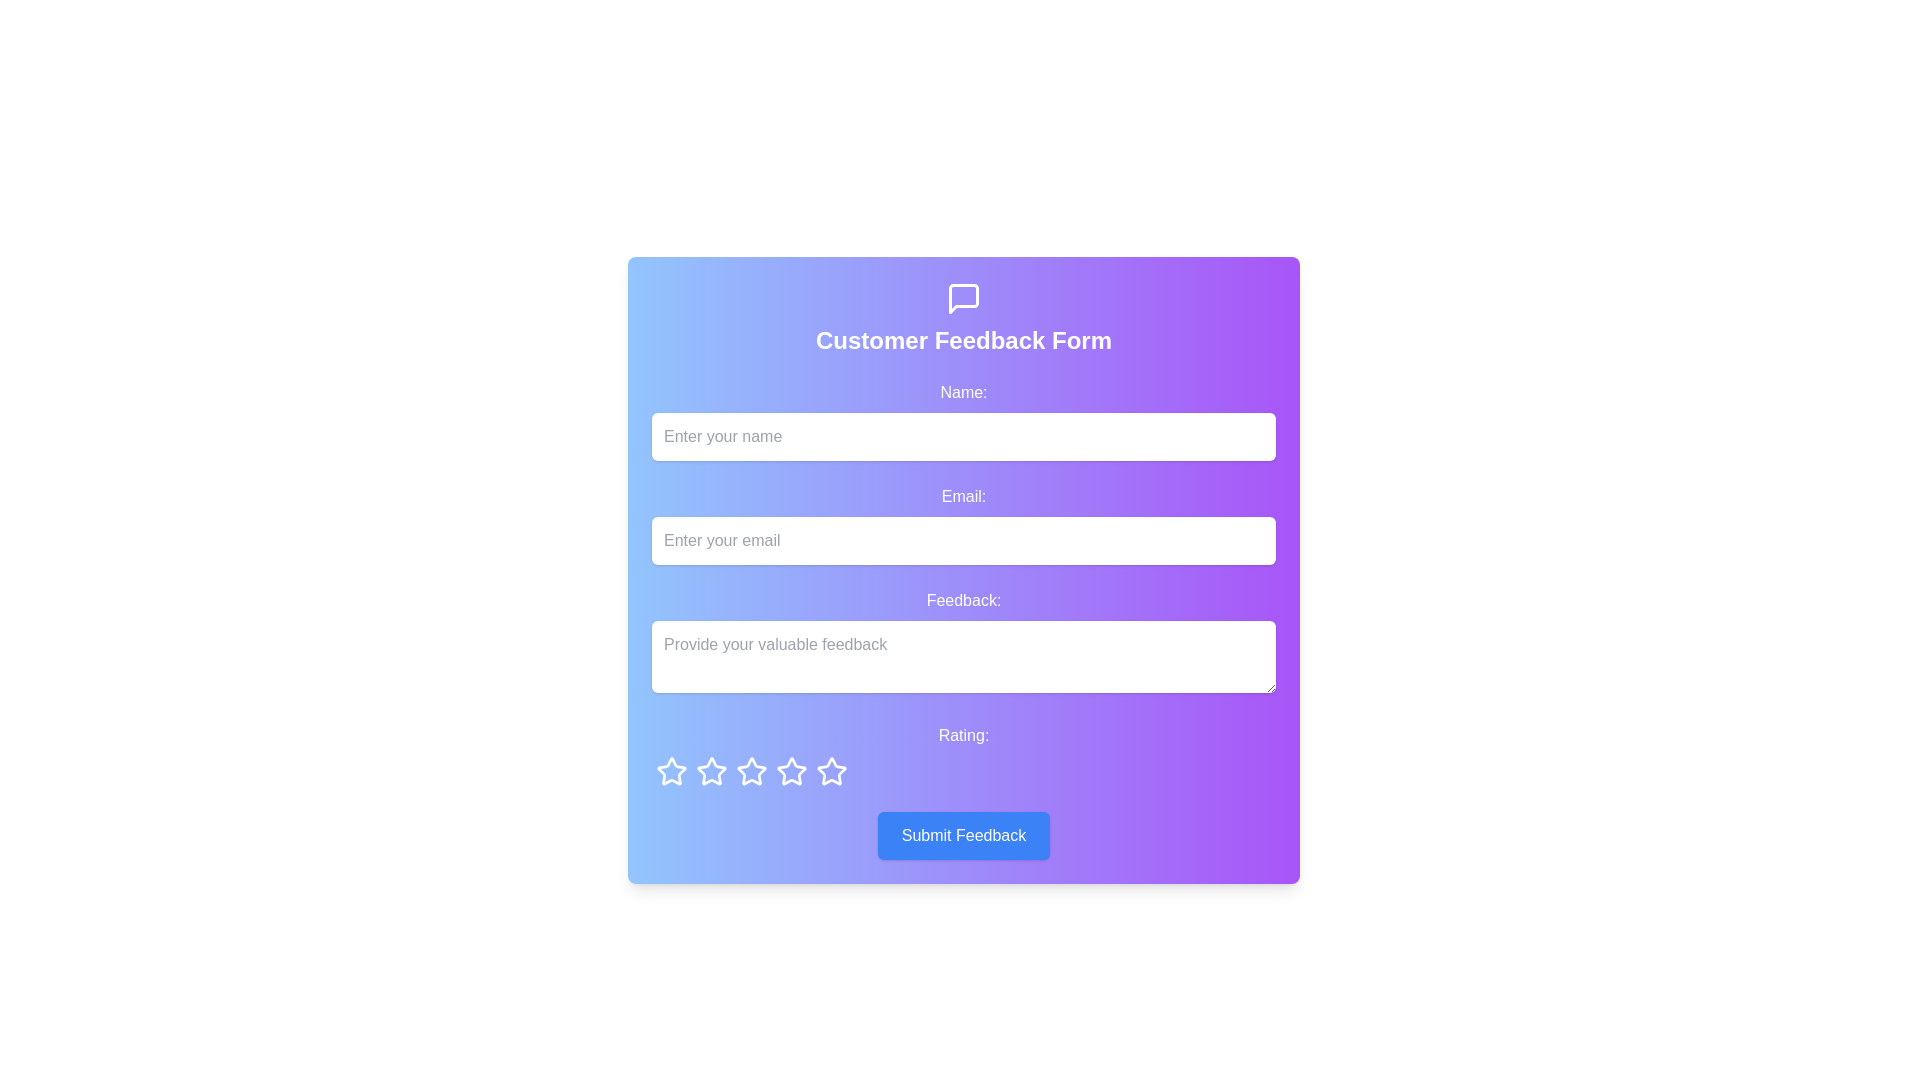  I want to click on the first star-shaped Rating icon with thick white borders located against a blue background, so click(672, 770).